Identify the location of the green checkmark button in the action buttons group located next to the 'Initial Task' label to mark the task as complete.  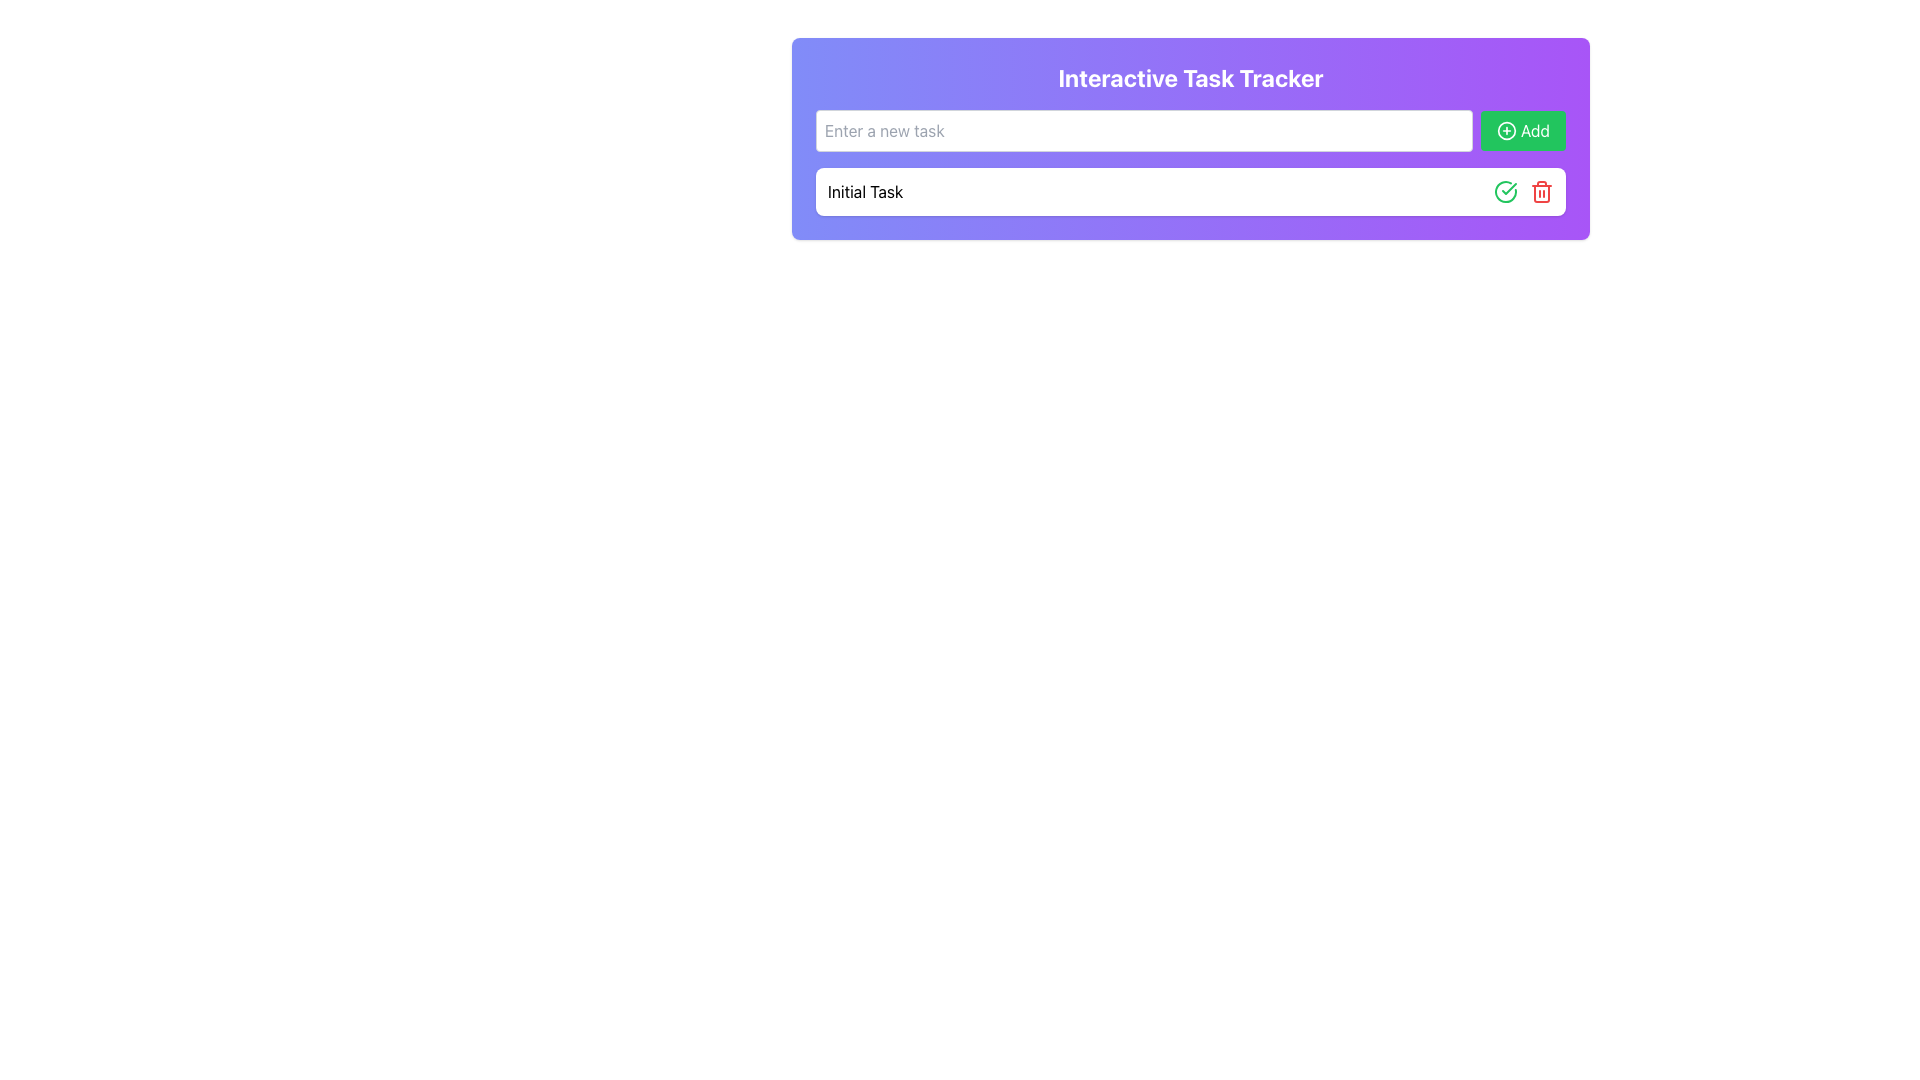
(1522, 192).